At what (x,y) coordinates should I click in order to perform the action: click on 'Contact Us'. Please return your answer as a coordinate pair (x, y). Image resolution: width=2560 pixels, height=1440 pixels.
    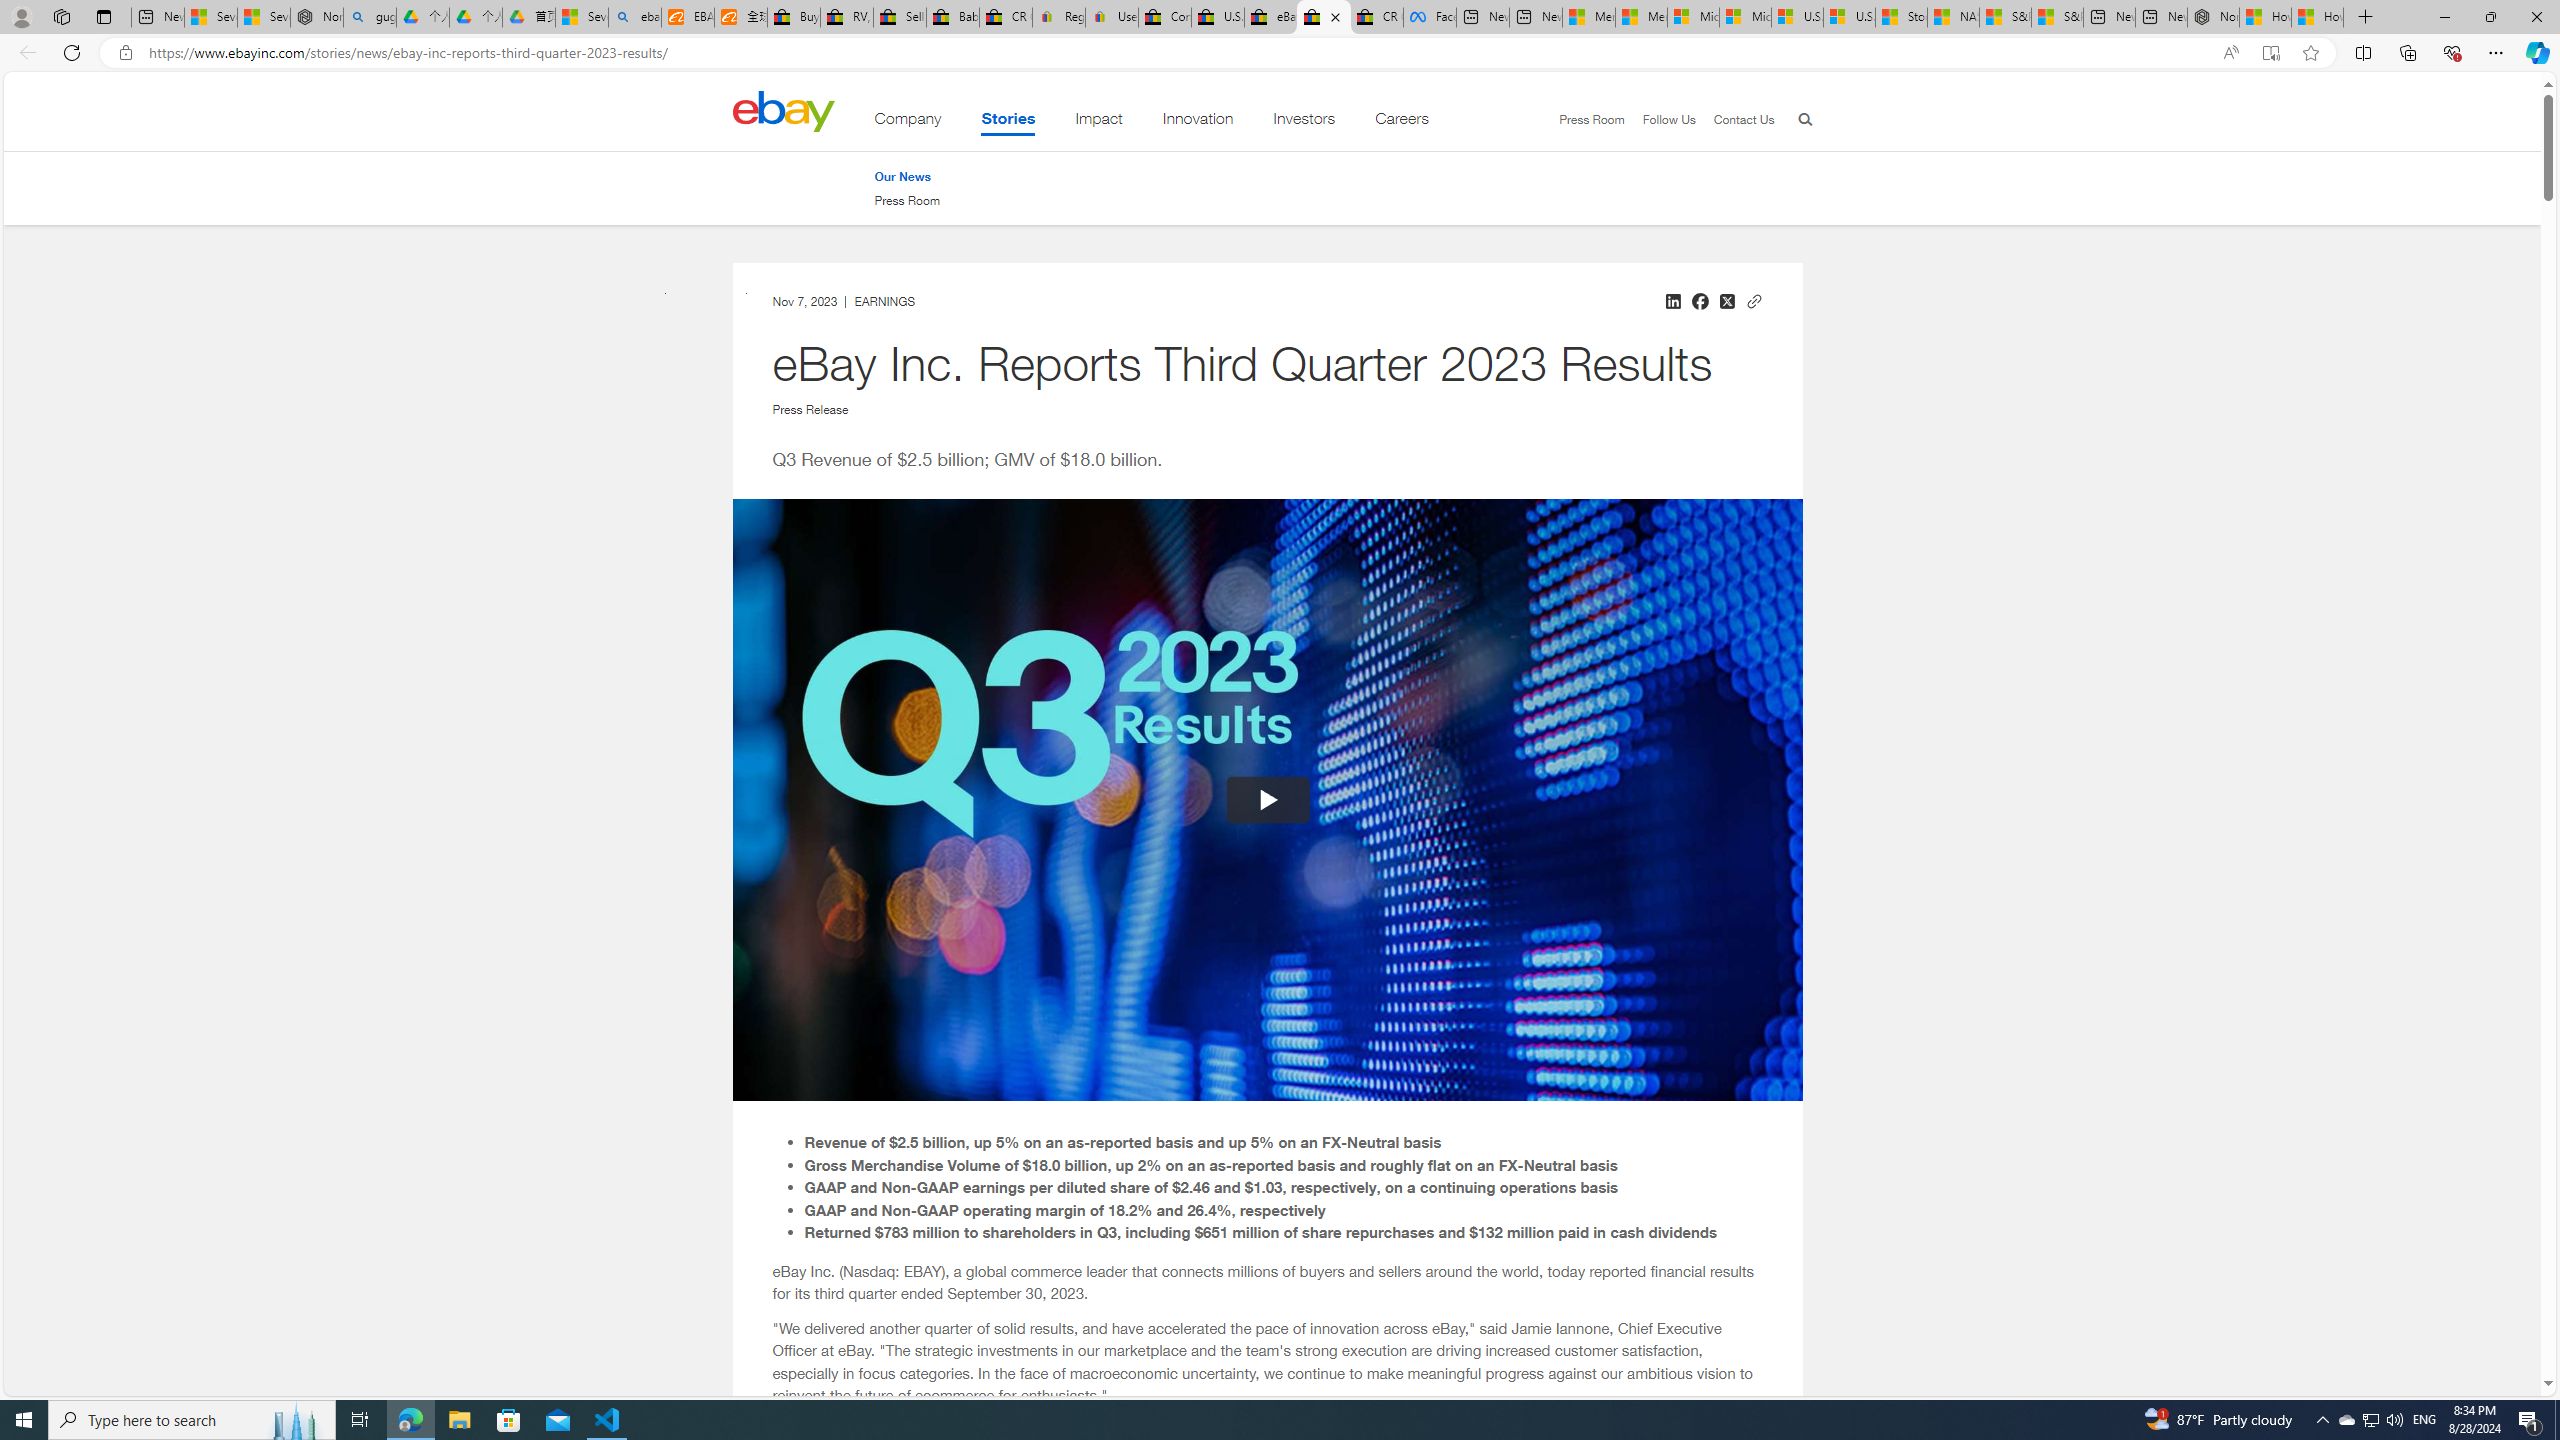
    Looking at the image, I should click on (1742, 118).